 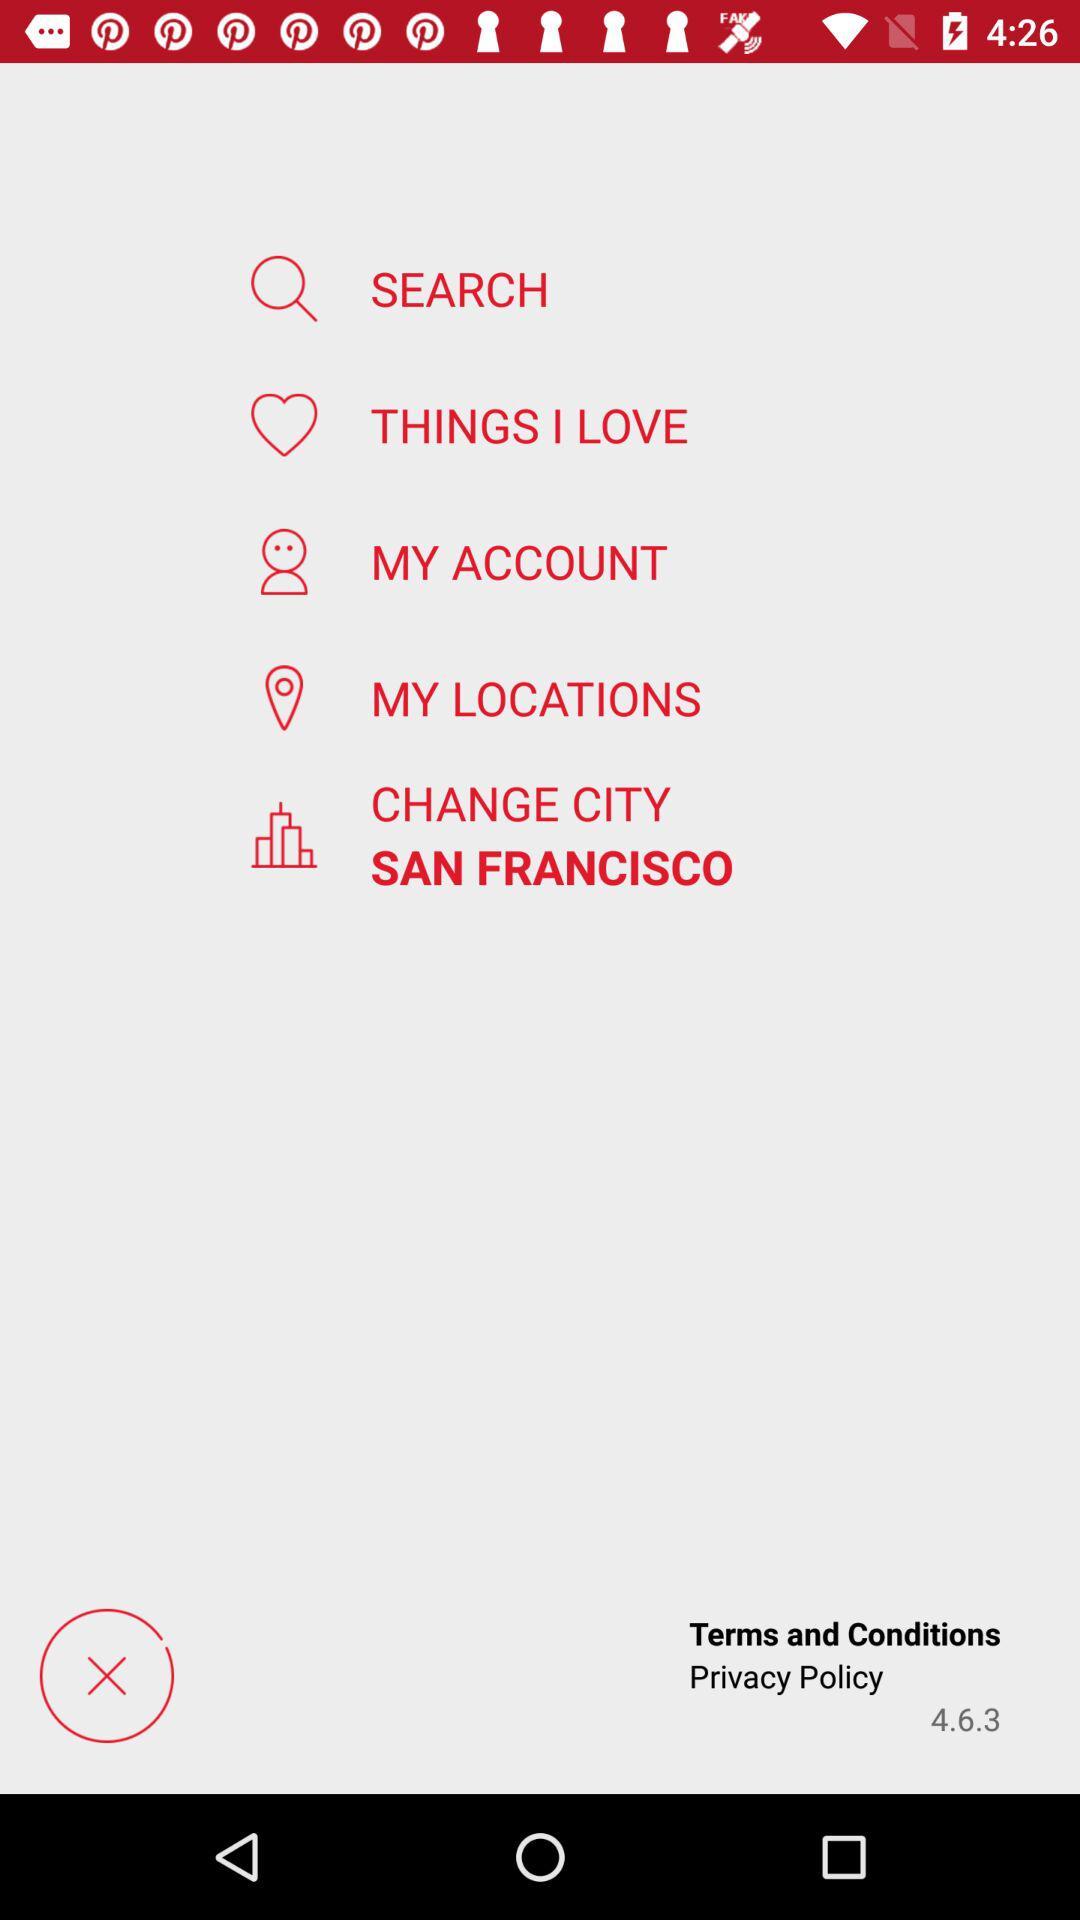 What do you see at coordinates (785, 1675) in the screenshot?
I see `app next to 4.6.3 icon` at bounding box center [785, 1675].